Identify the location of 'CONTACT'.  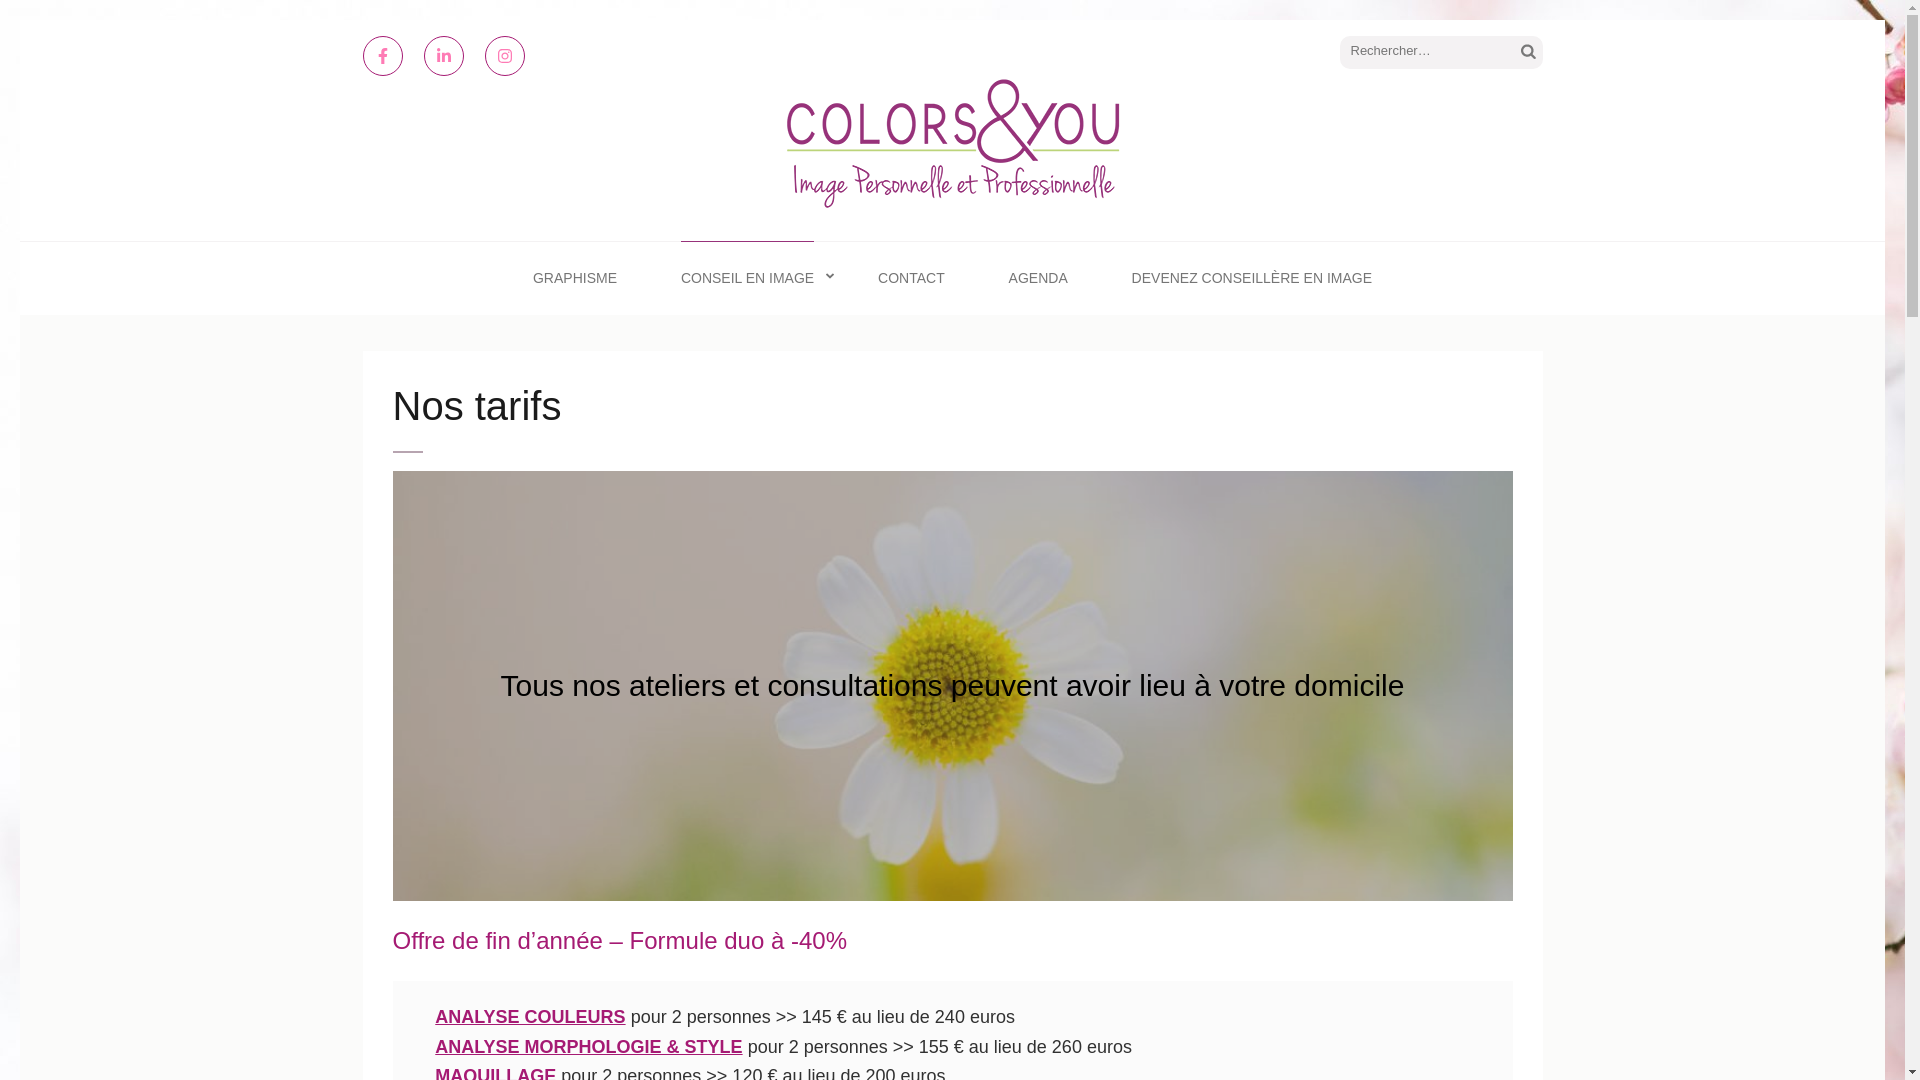
(910, 277).